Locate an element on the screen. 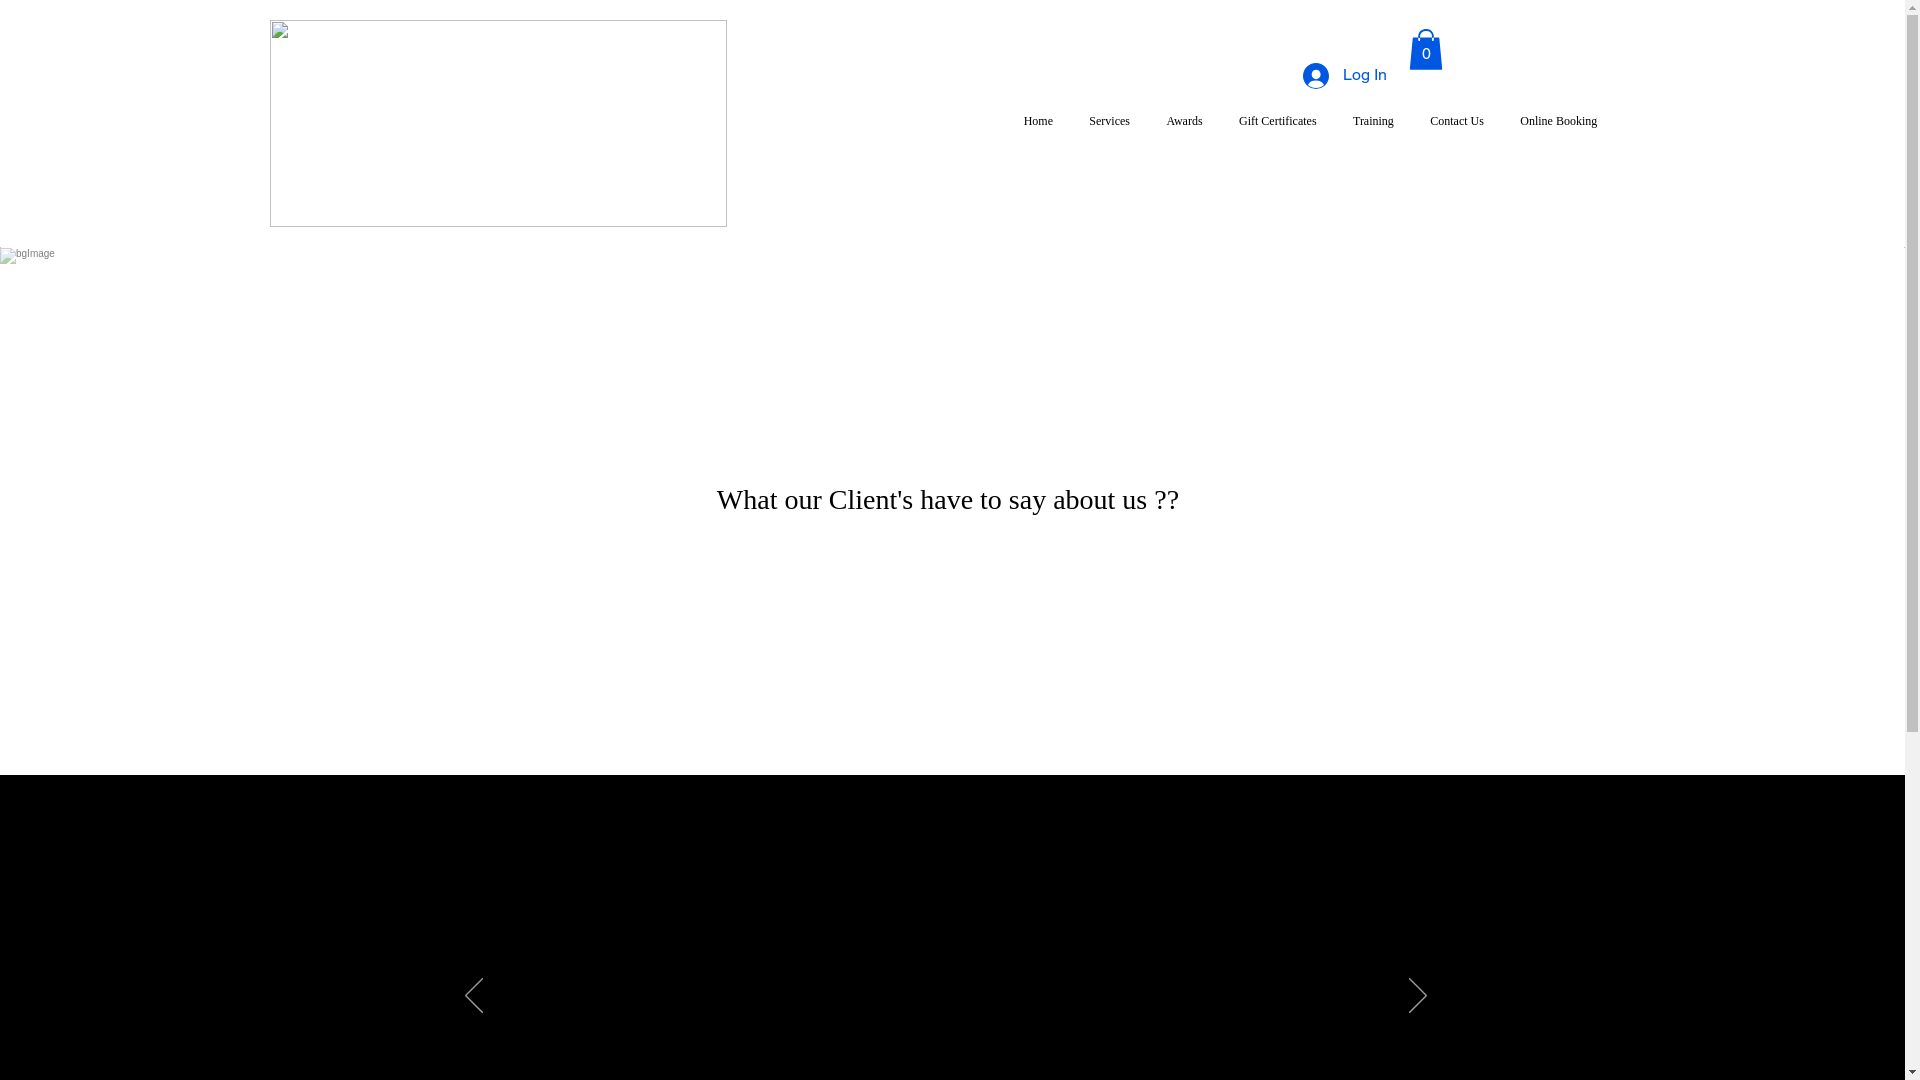 The width and height of the screenshot is (1920, 1080). 'Contact Us' is located at coordinates (1410, 120).